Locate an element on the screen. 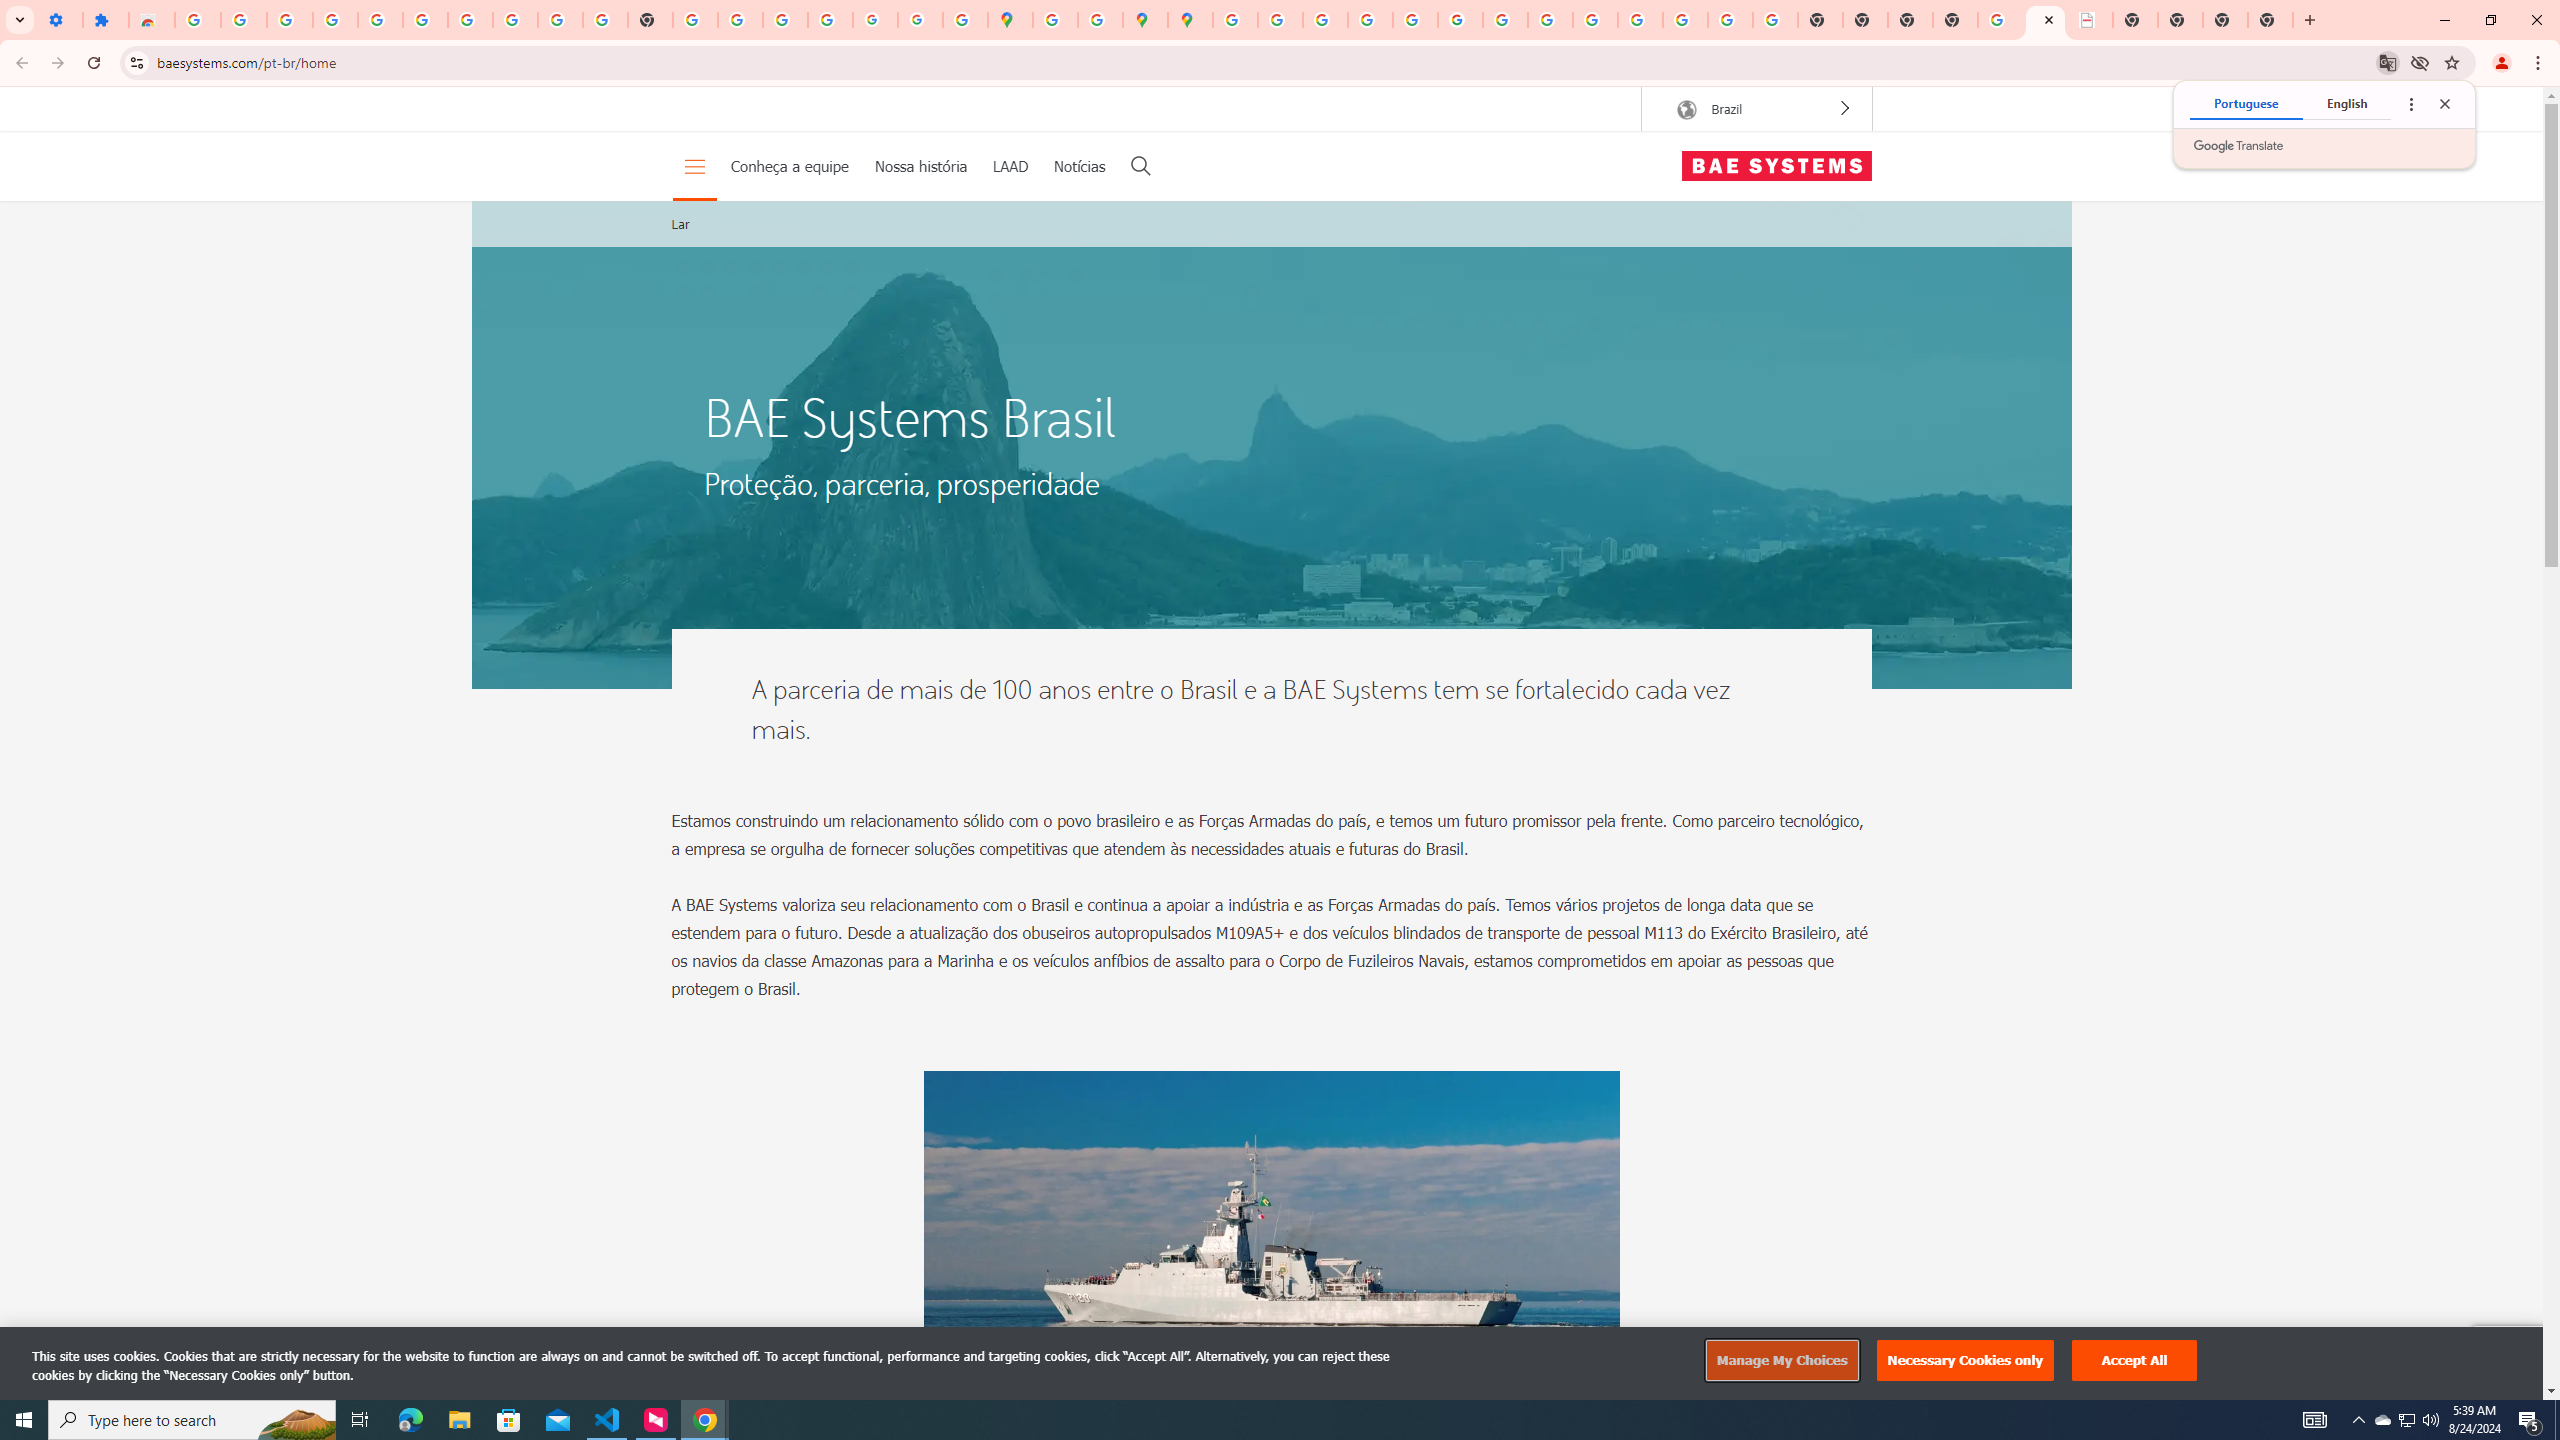 This screenshot has height=1440, width=2560. 'Necessary Cookies only' is located at coordinates (1965, 1360).